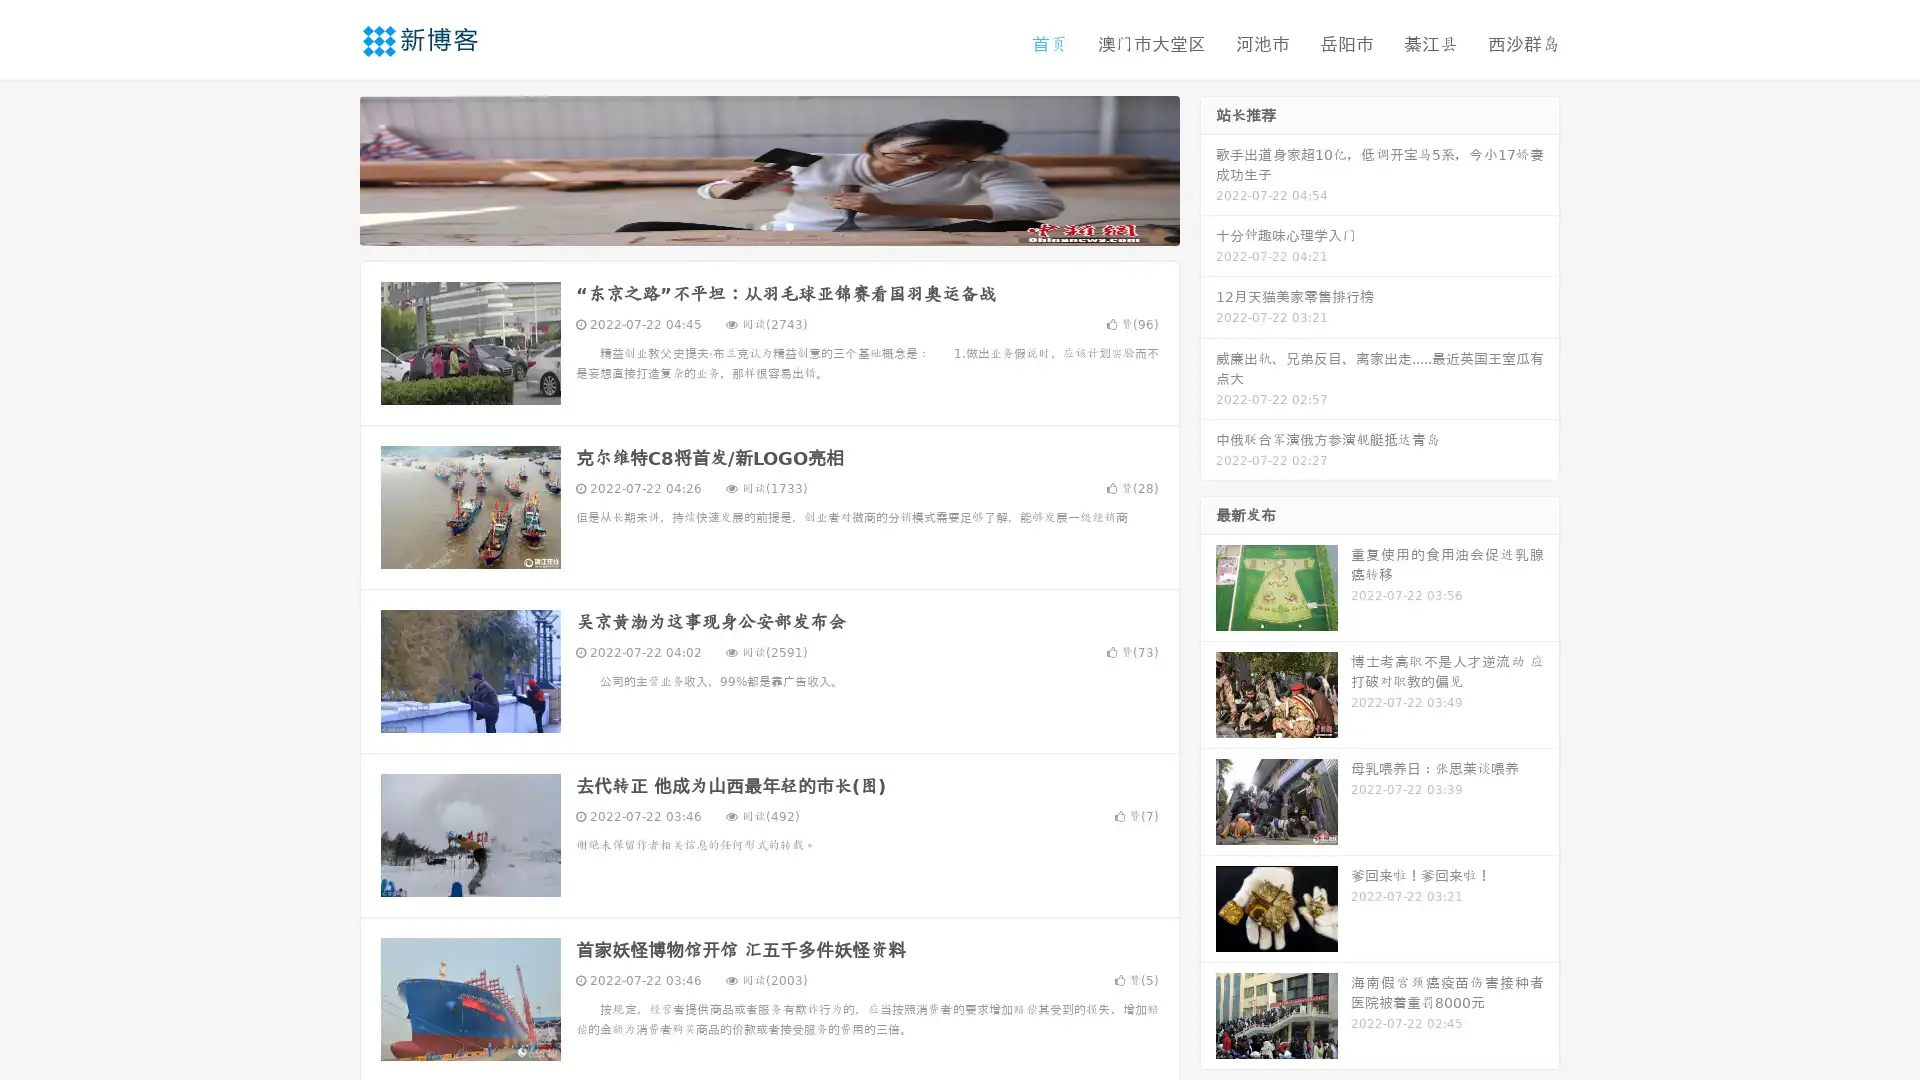 The width and height of the screenshot is (1920, 1080). I want to click on Next slide, so click(1208, 168).